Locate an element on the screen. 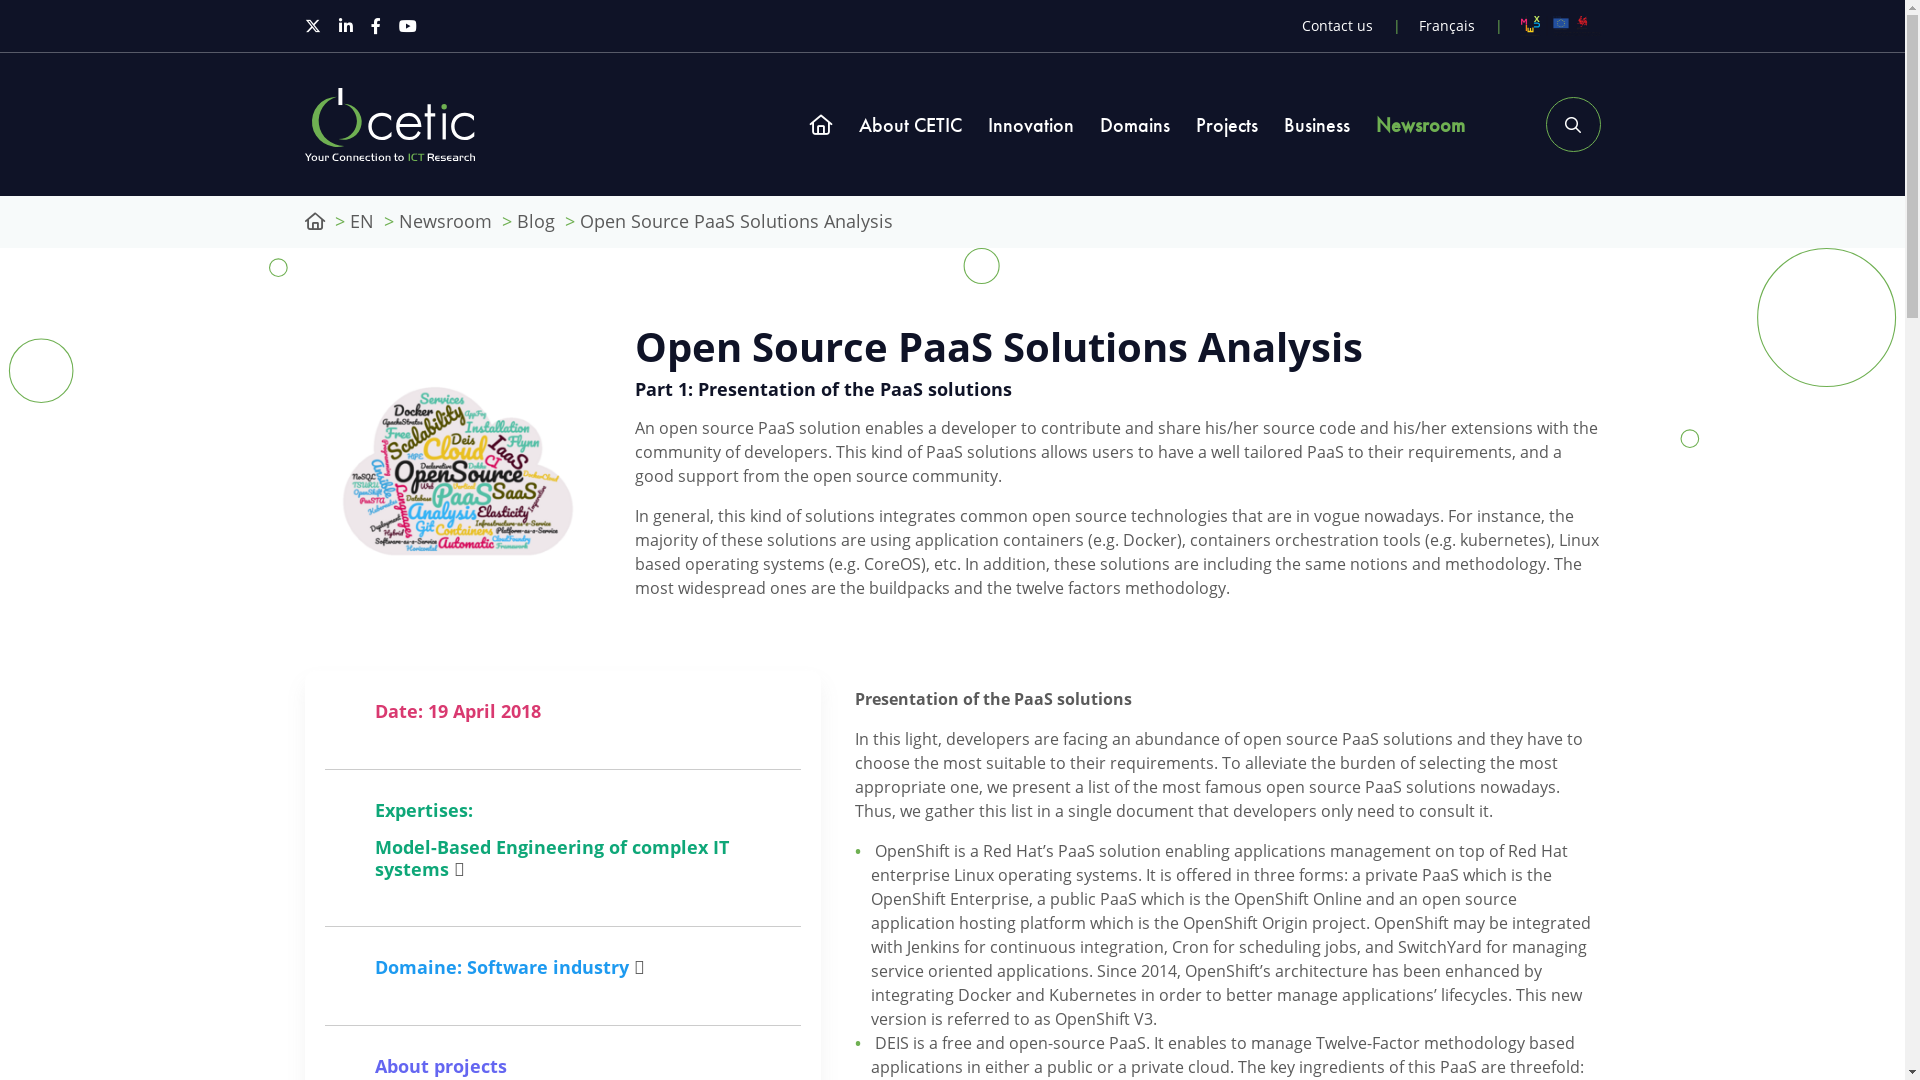 The width and height of the screenshot is (1920, 1080). 'About CETIC' is located at coordinates (858, 124).